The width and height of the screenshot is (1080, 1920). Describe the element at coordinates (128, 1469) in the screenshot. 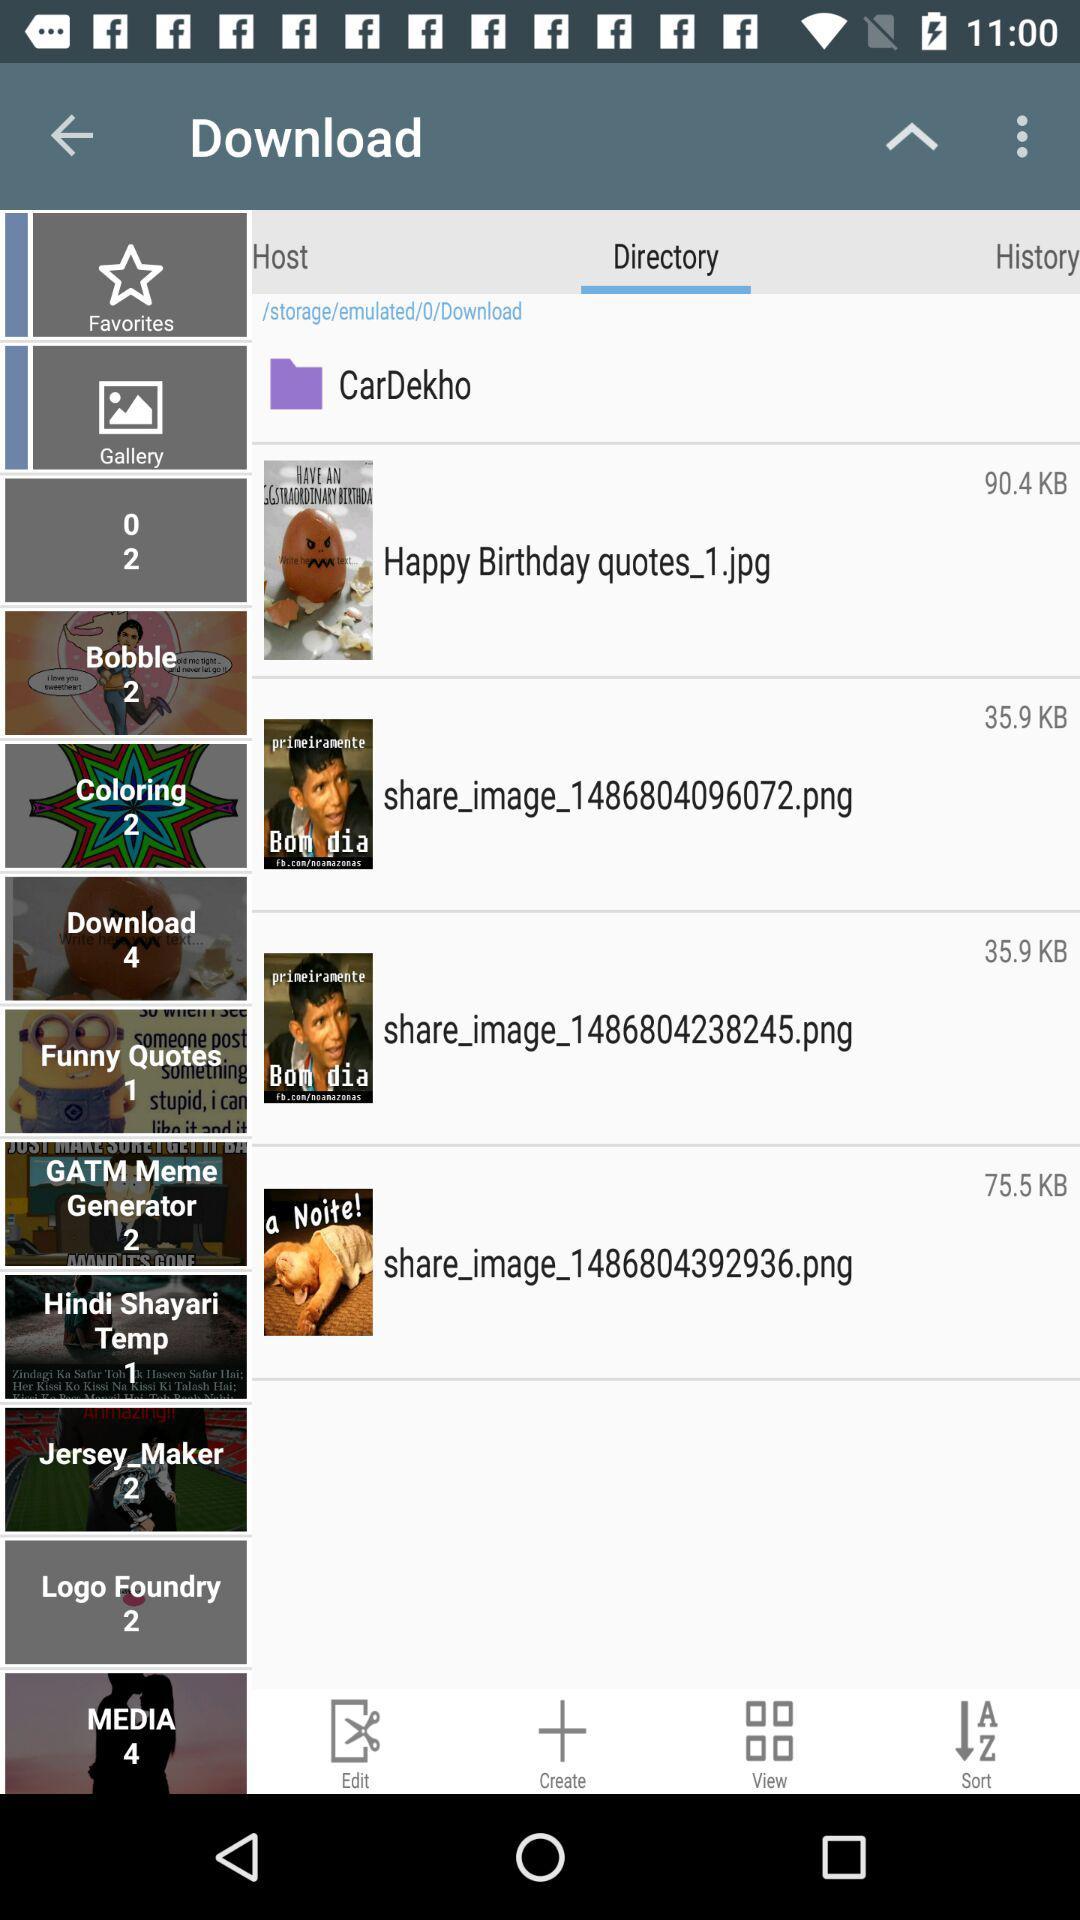

I see `jersey_maker` at that location.